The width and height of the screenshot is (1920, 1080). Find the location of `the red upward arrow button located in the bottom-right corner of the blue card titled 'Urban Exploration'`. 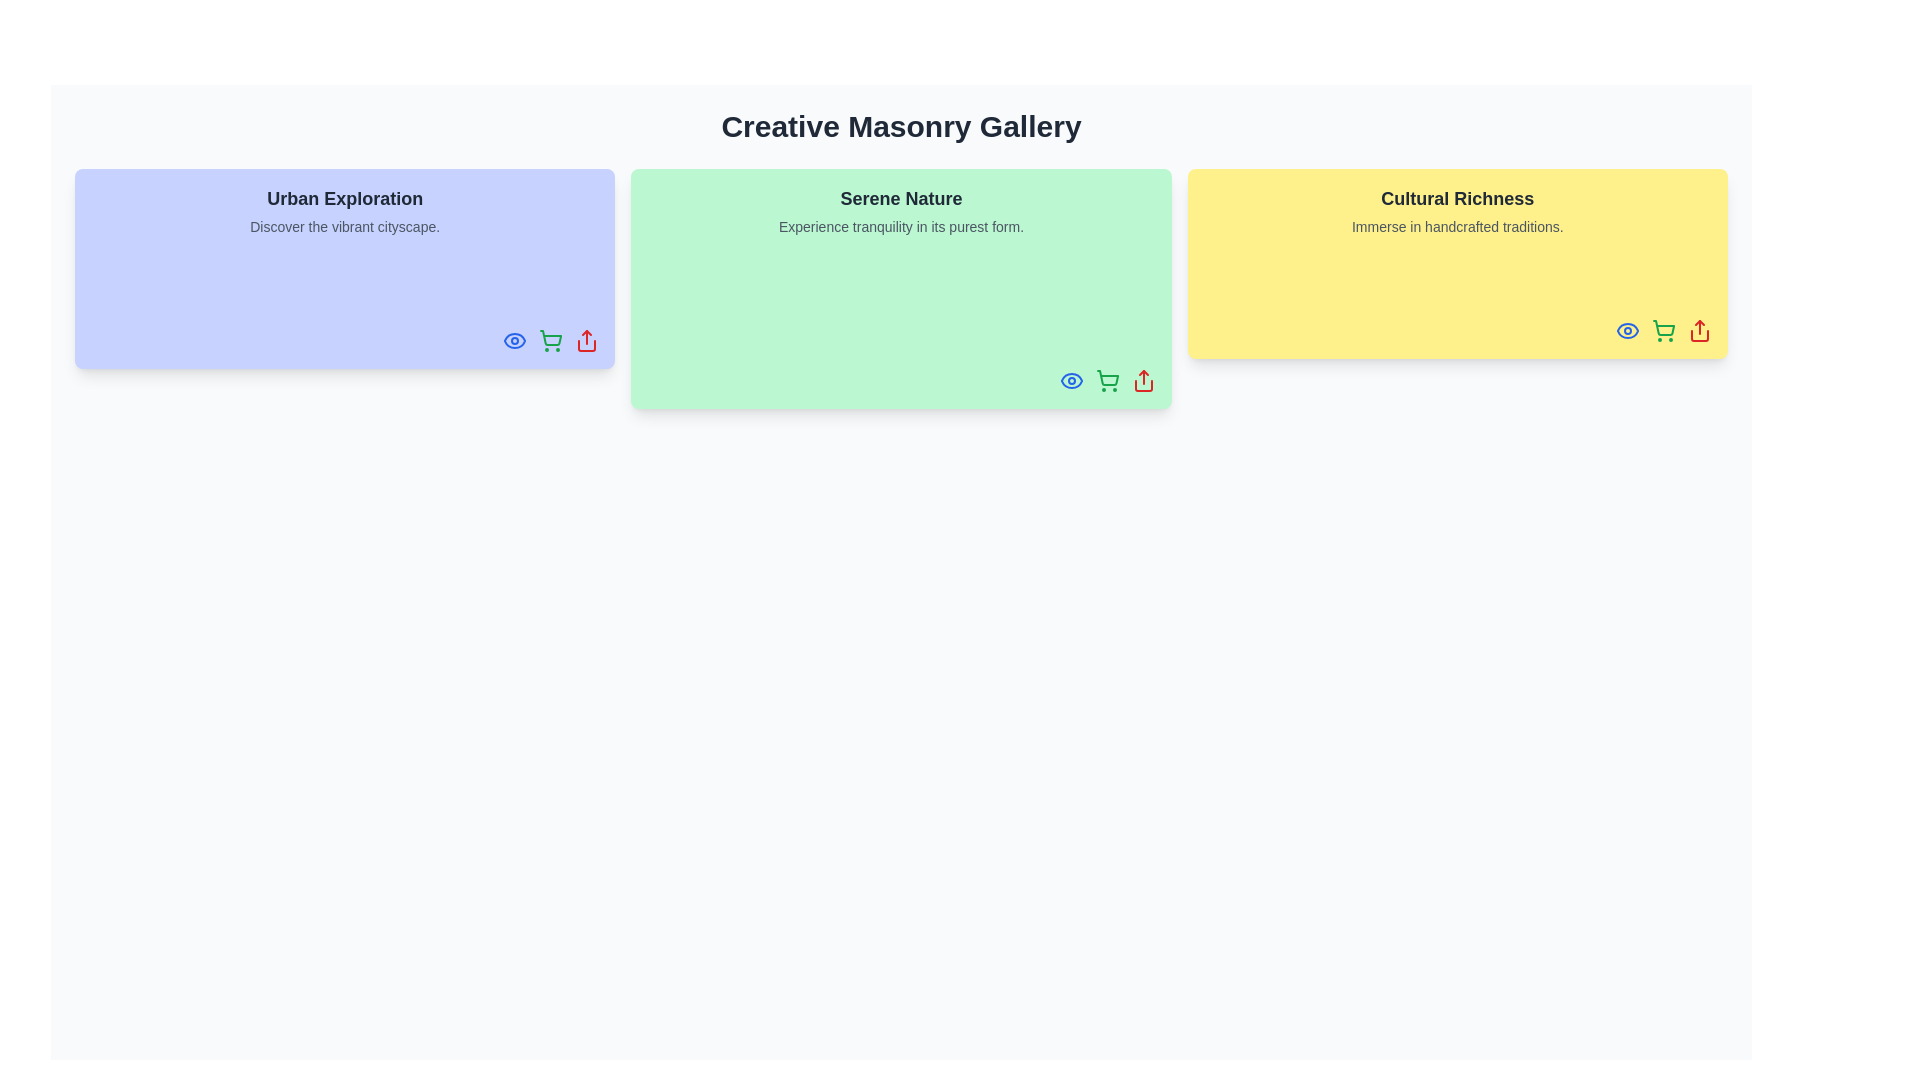

the red upward arrow button located in the bottom-right corner of the blue card titled 'Urban Exploration' is located at coordinates (586, 339).